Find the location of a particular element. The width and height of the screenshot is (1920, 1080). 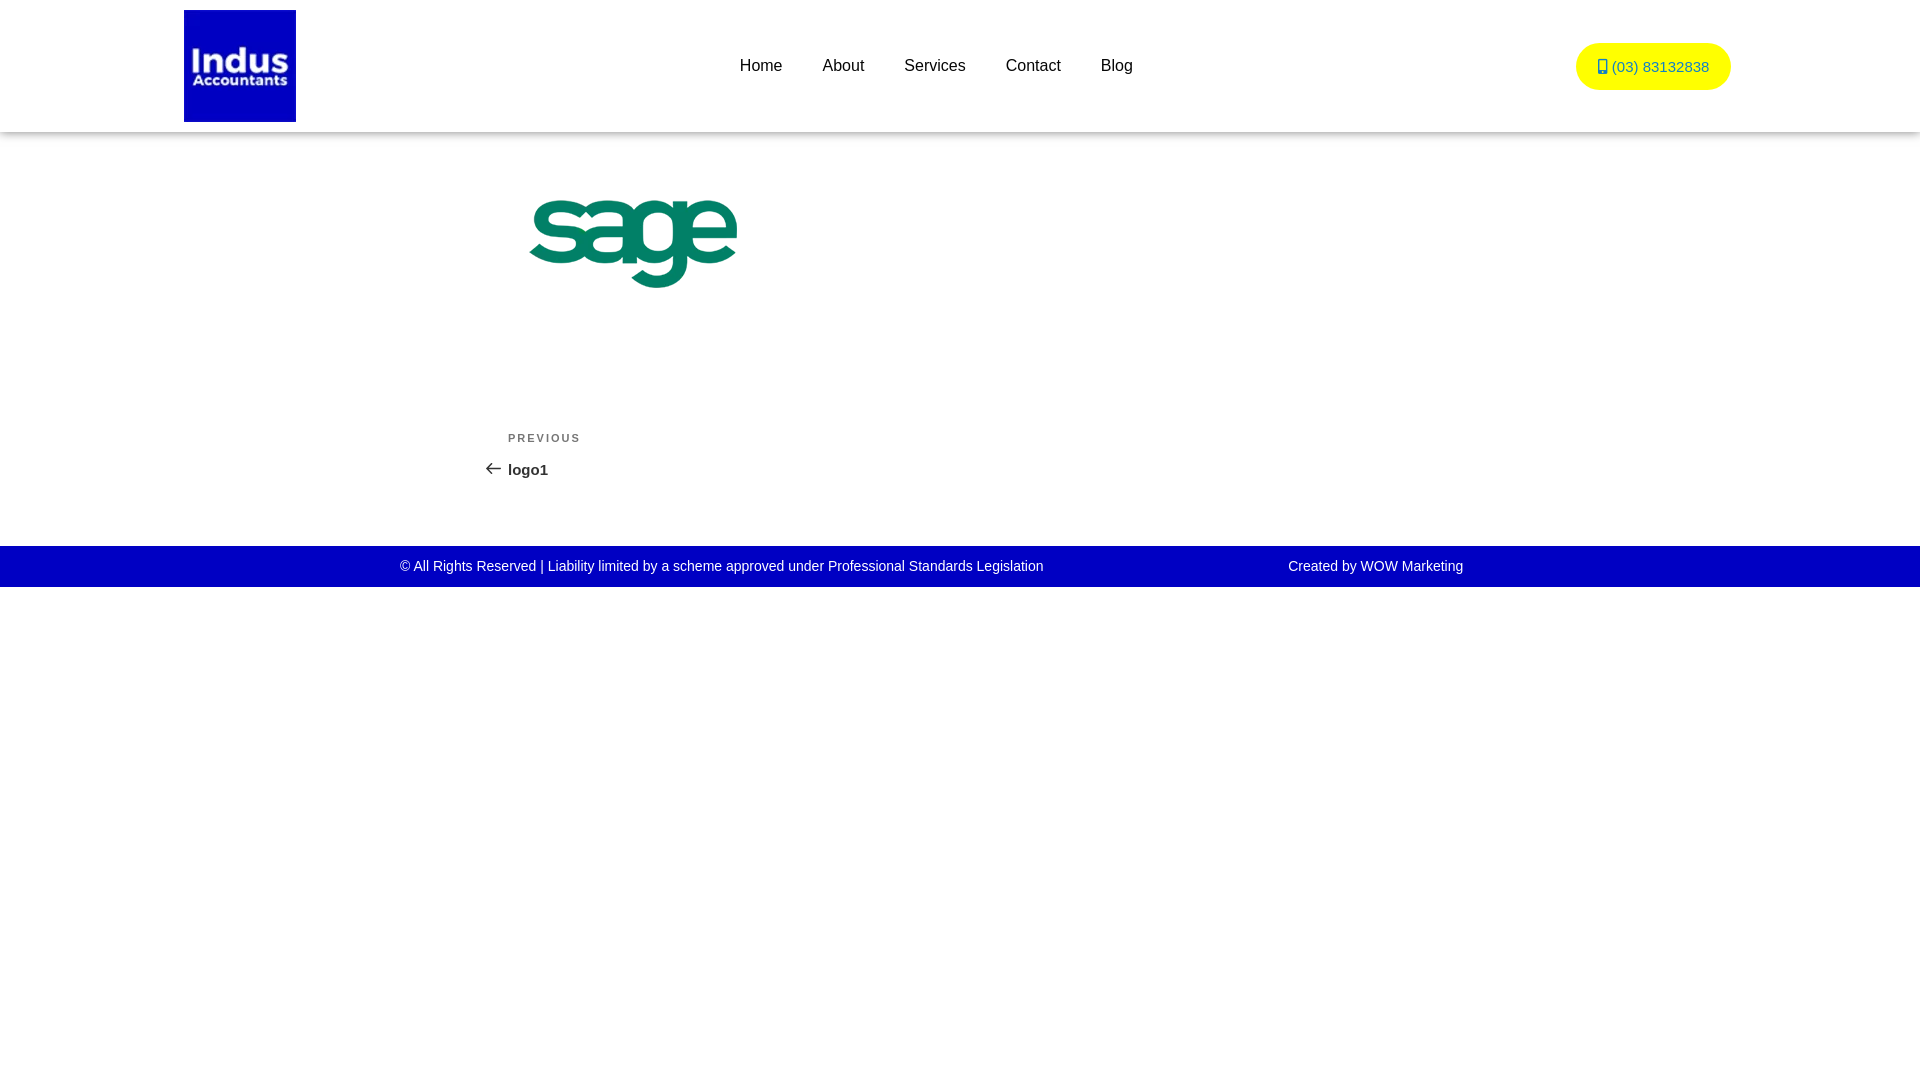

'Contact' is located at coordinates (985, 64).